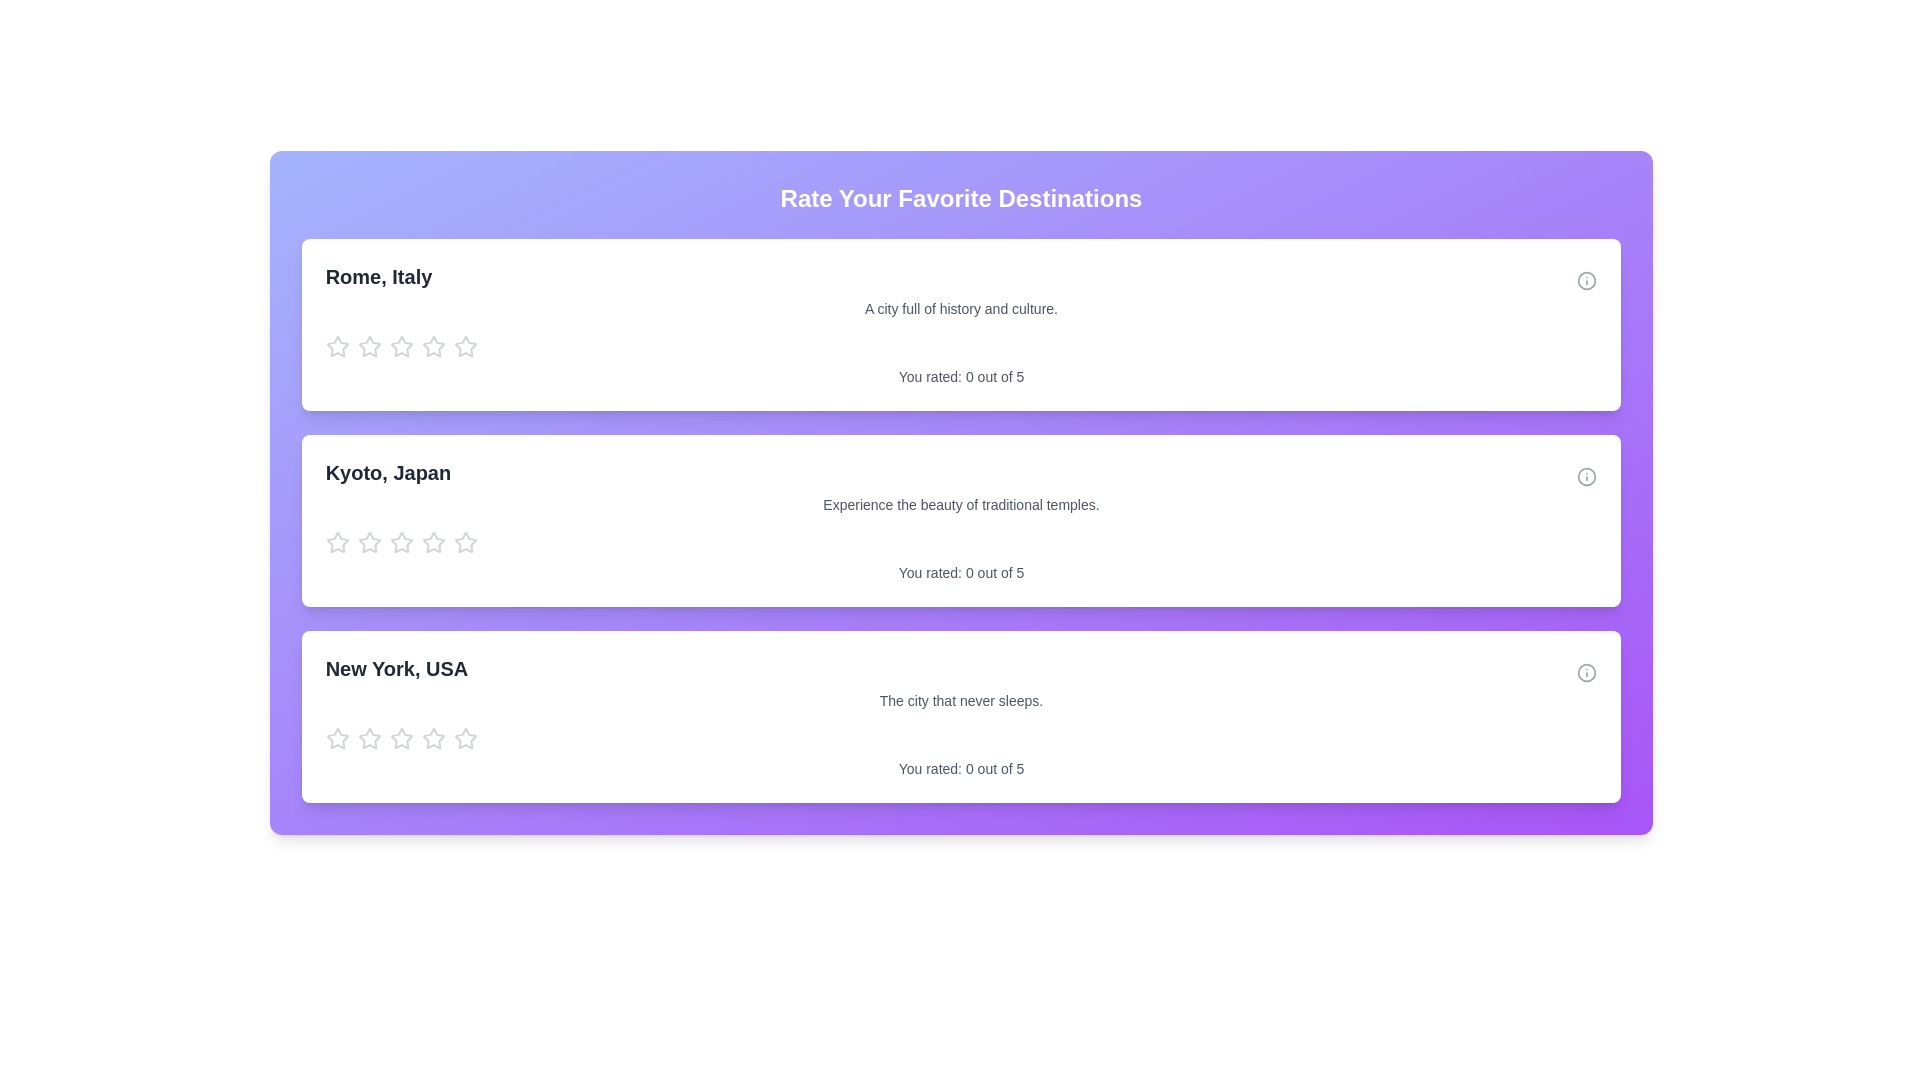 This screenshot has width=1920, height=1080. I want to click on the fourth star in the rating icon for the 'Kyoto, Japan' location card, so click(400, 543).